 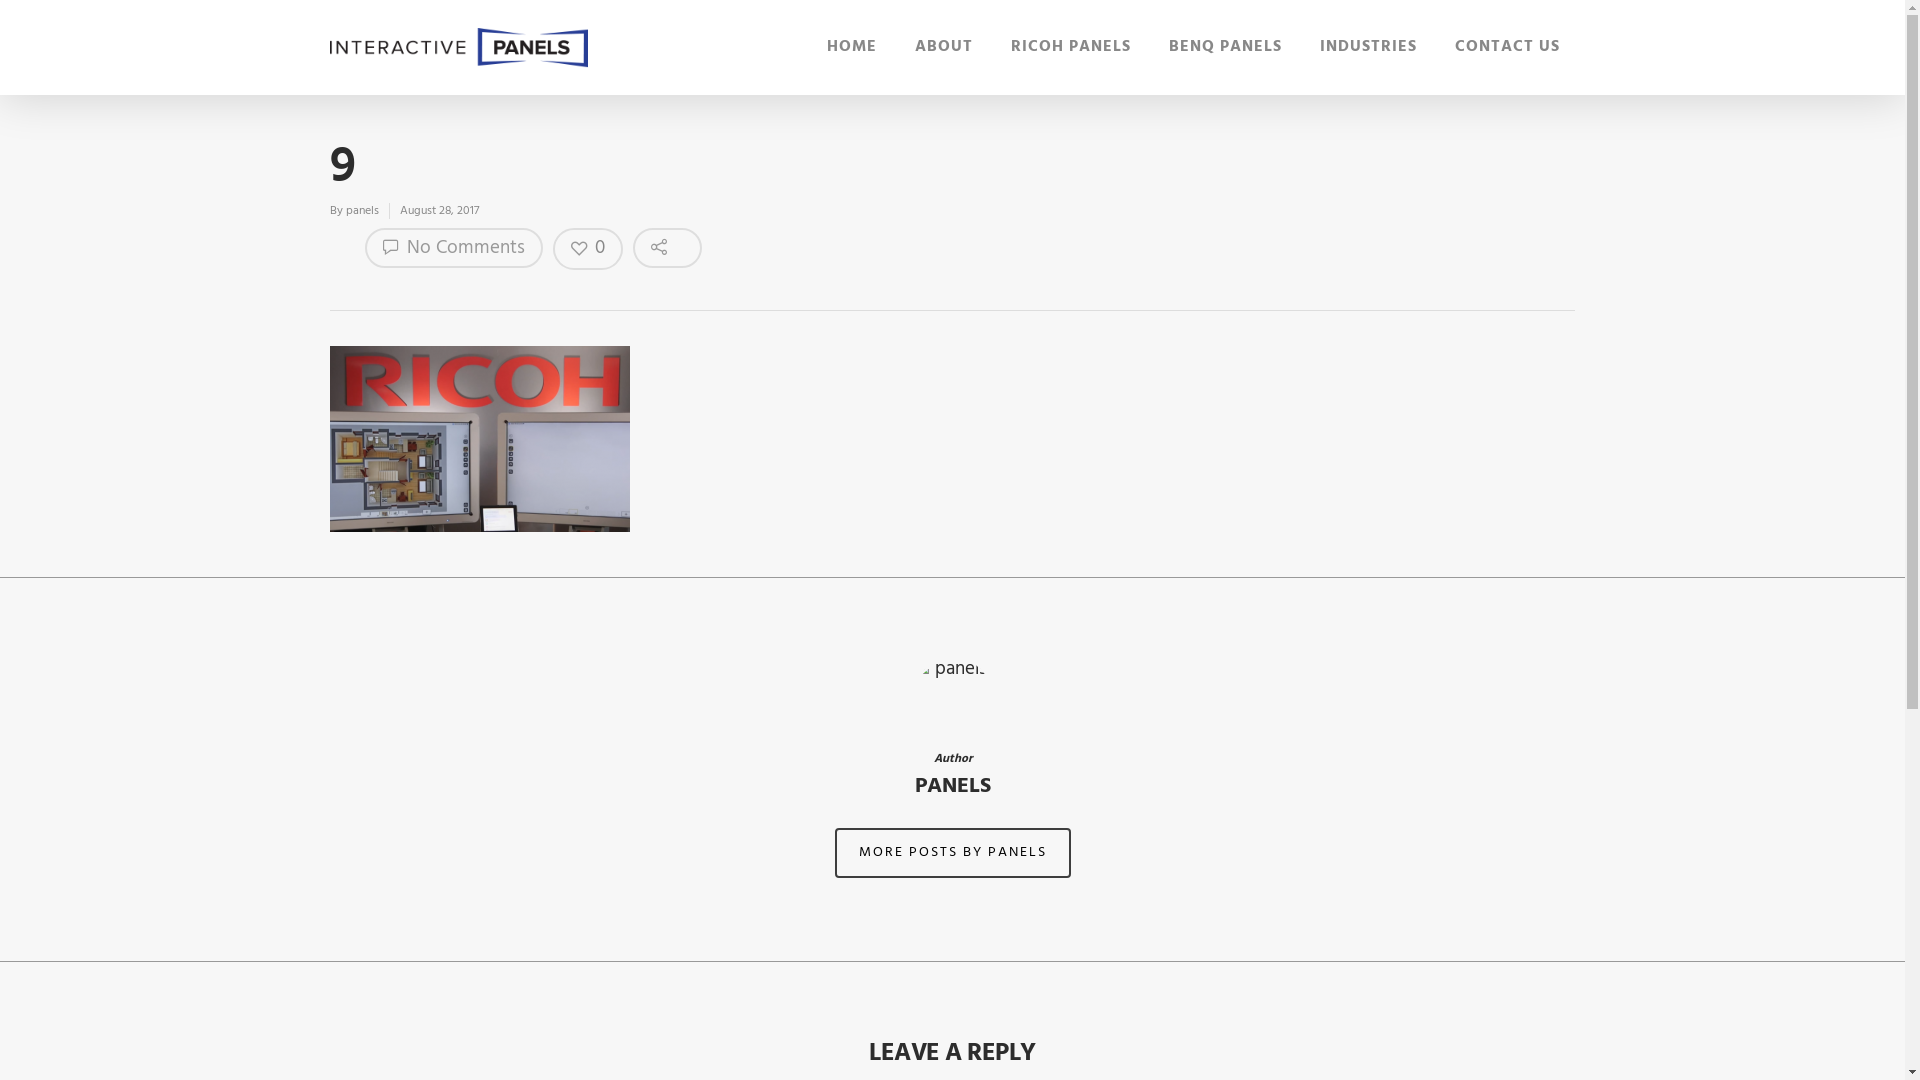 I want to click on 'No Comments', so click(x=453, y=246).